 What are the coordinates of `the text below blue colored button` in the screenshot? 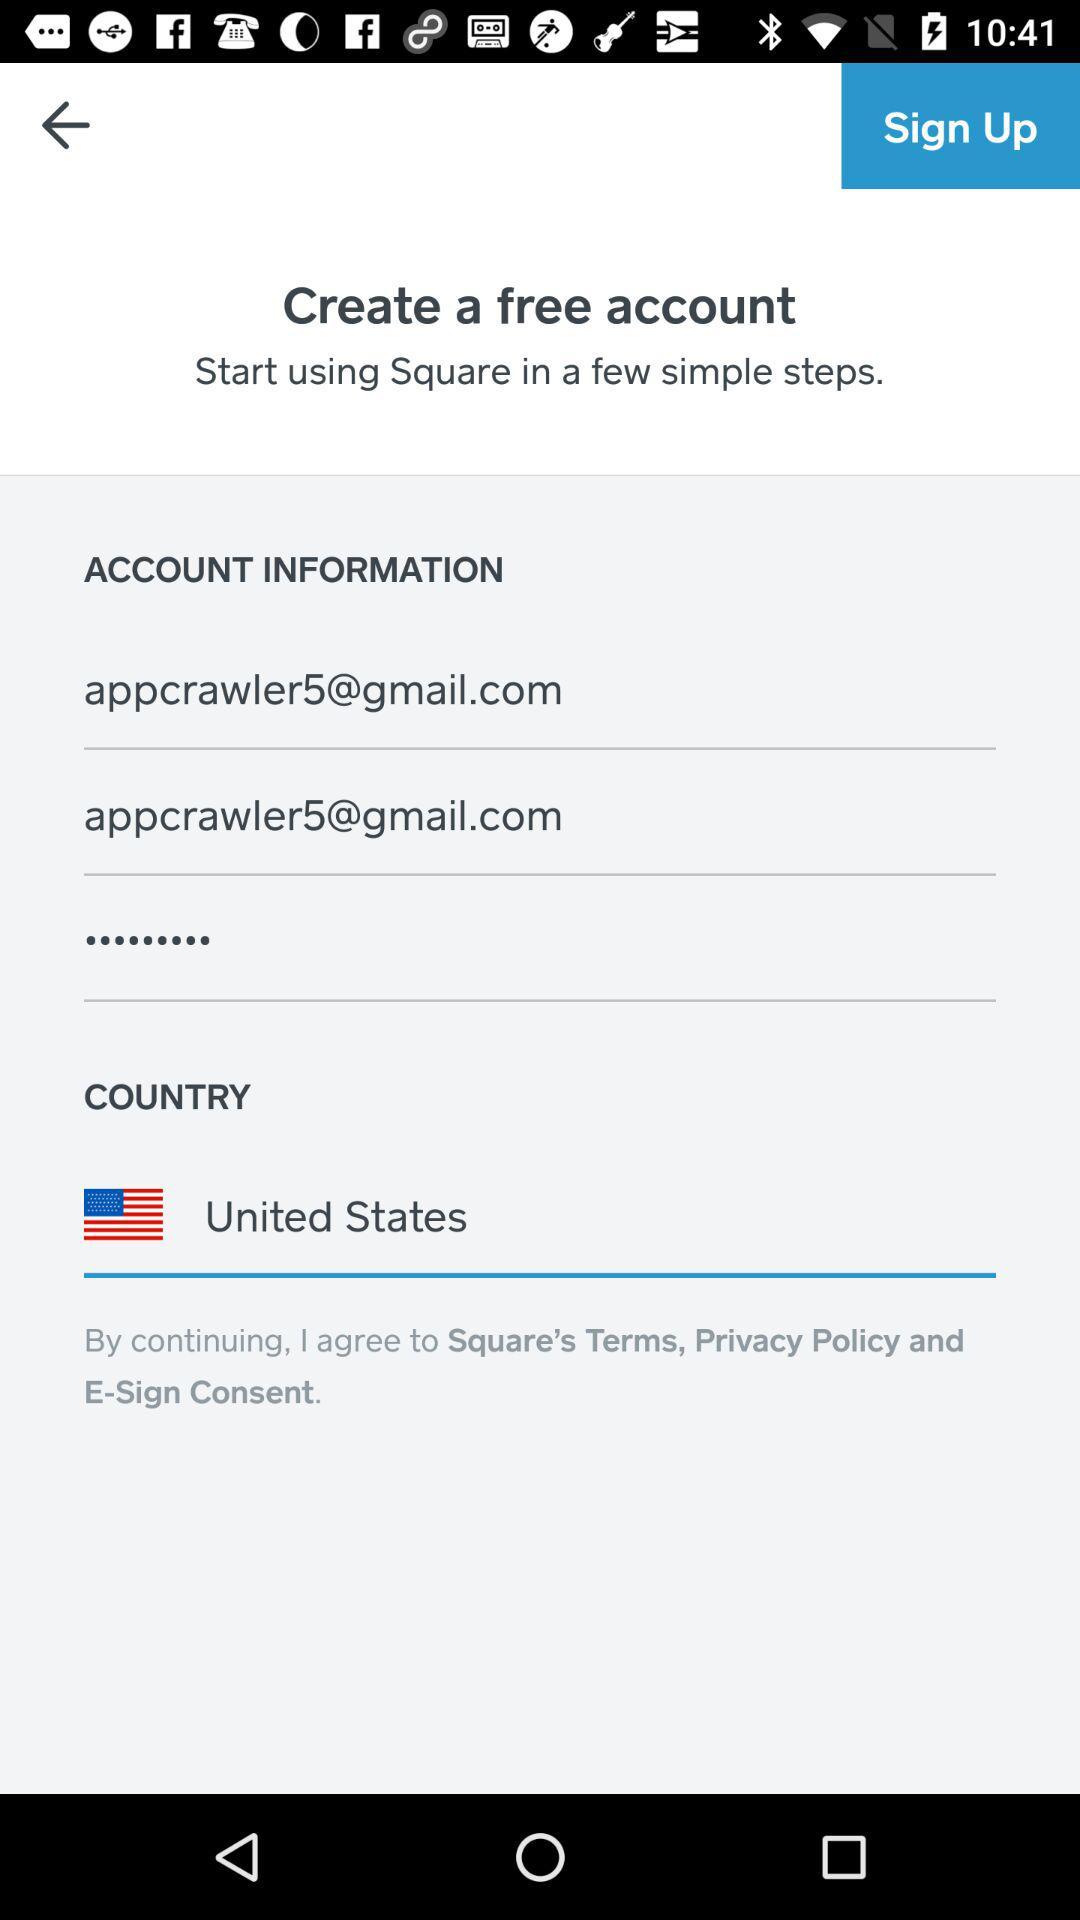 It's located at (540, 302).